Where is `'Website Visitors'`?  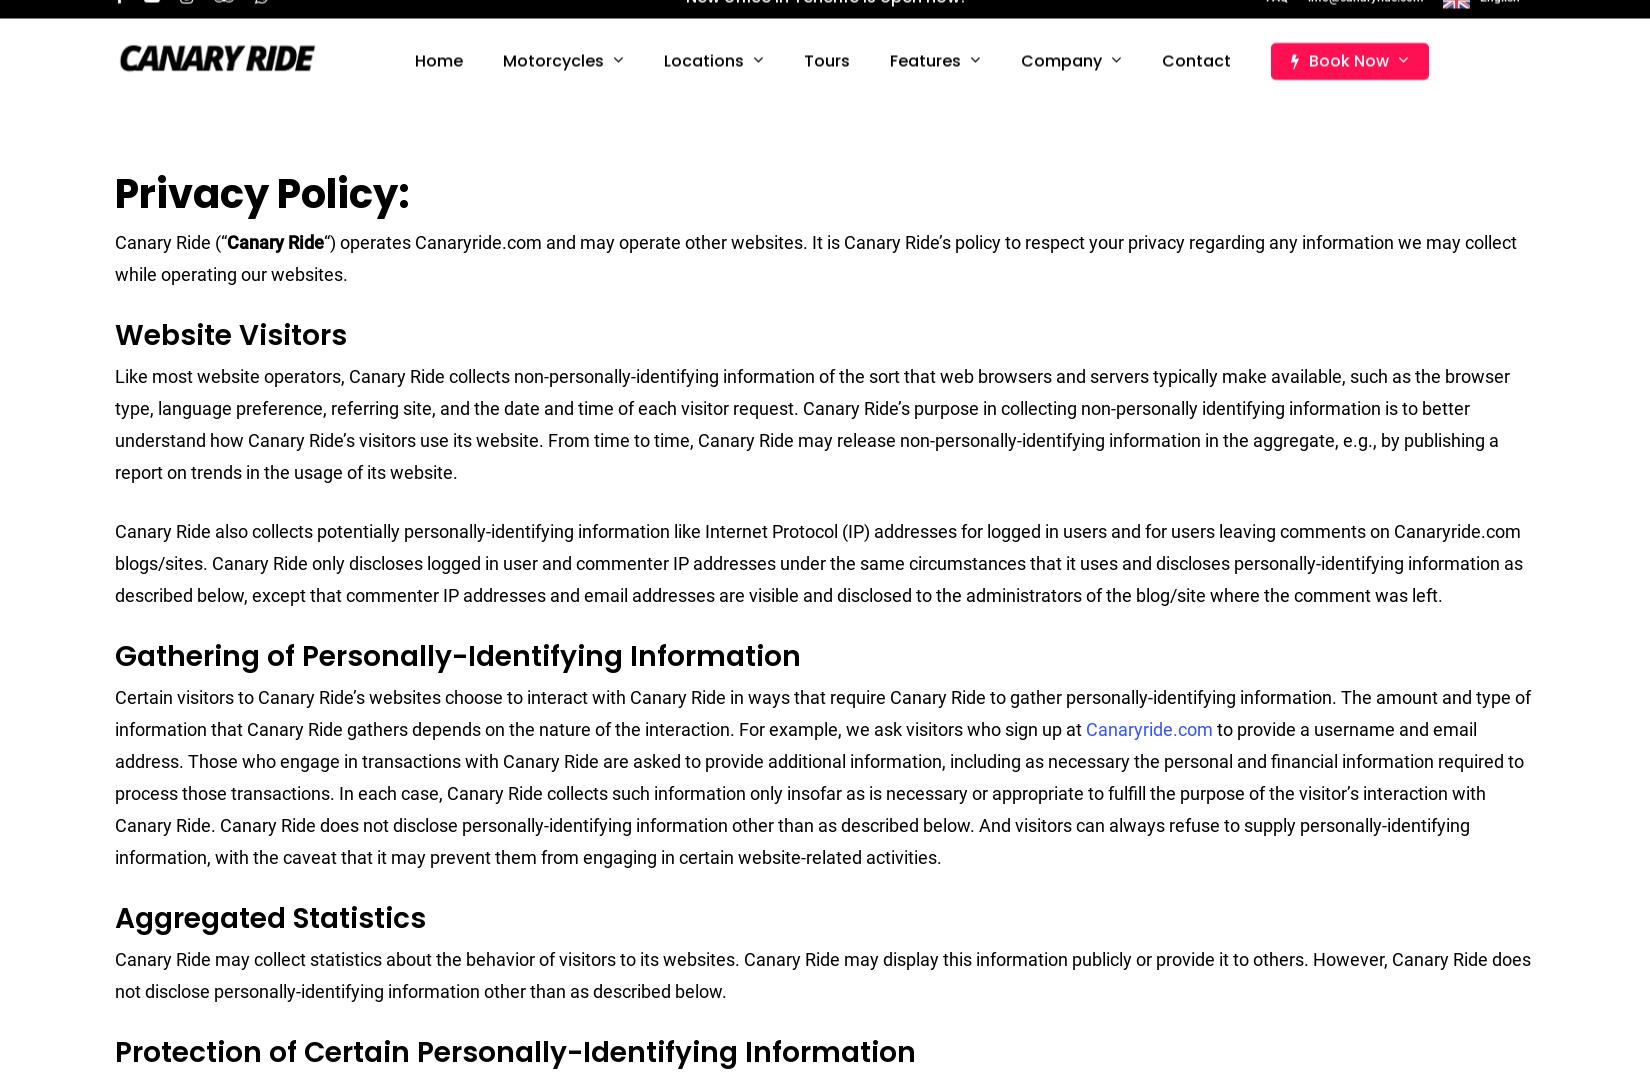 'Website Visitors' is located at coordinates (115, 335).